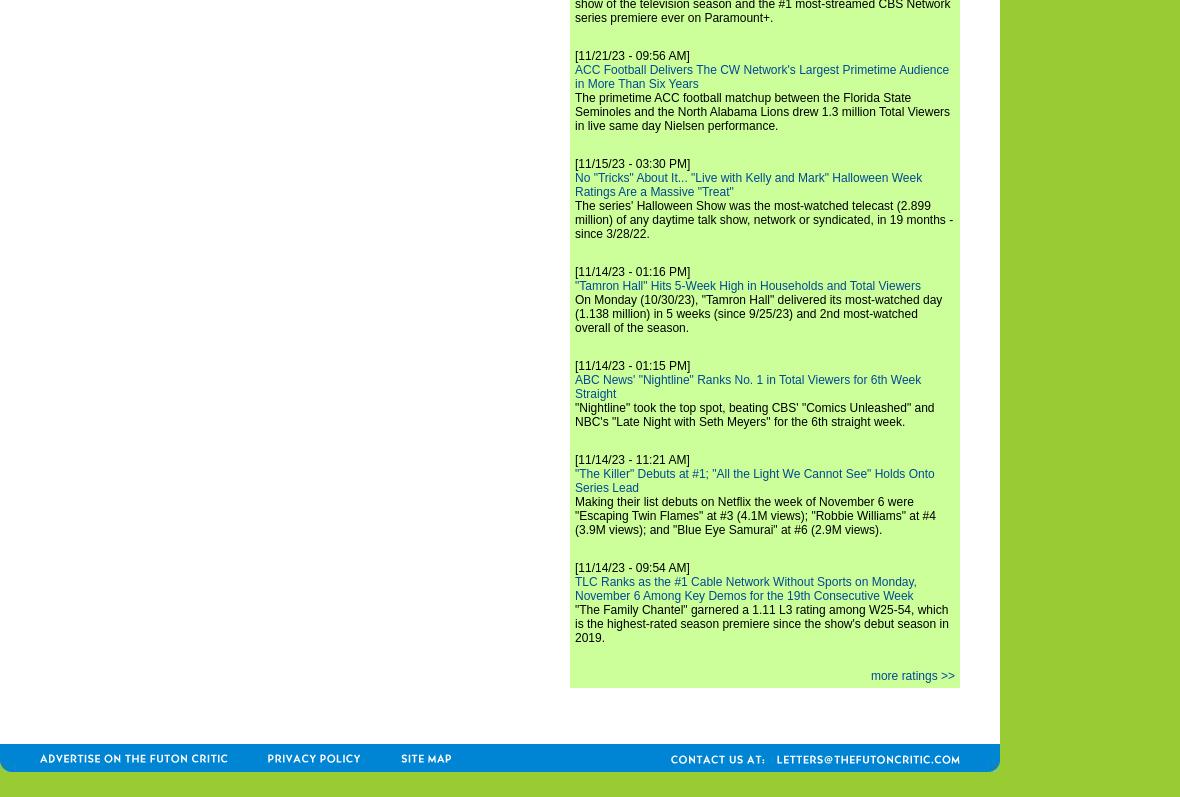 This screenshot has width=1180, height=797. What do you see at coordinates (575, 622) in the screenshot?
I see `'"The Family Chantel" garnered a 1.11 L3 rating among W25-54, which is the highest-rated season premiere since the show's debut season in 2019.'` at bounding box center [575, 622].